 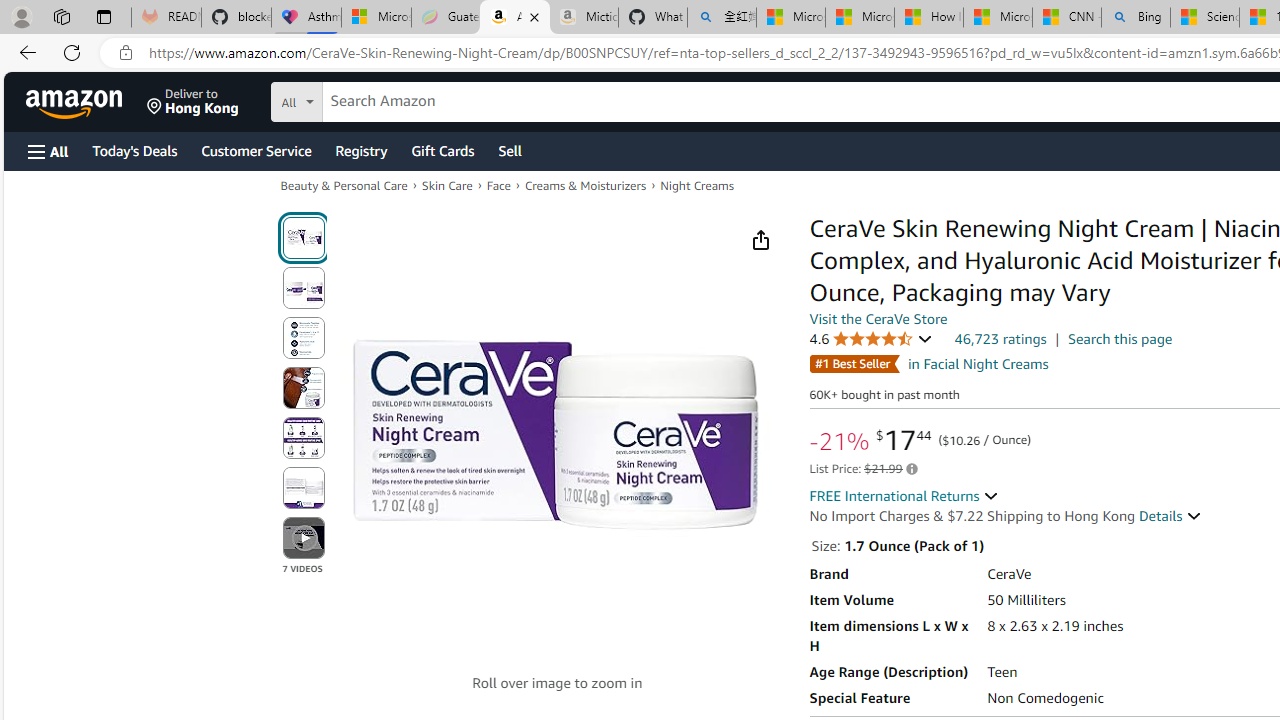 I want to click on 'Night Creams', so click(x=696, y=186).